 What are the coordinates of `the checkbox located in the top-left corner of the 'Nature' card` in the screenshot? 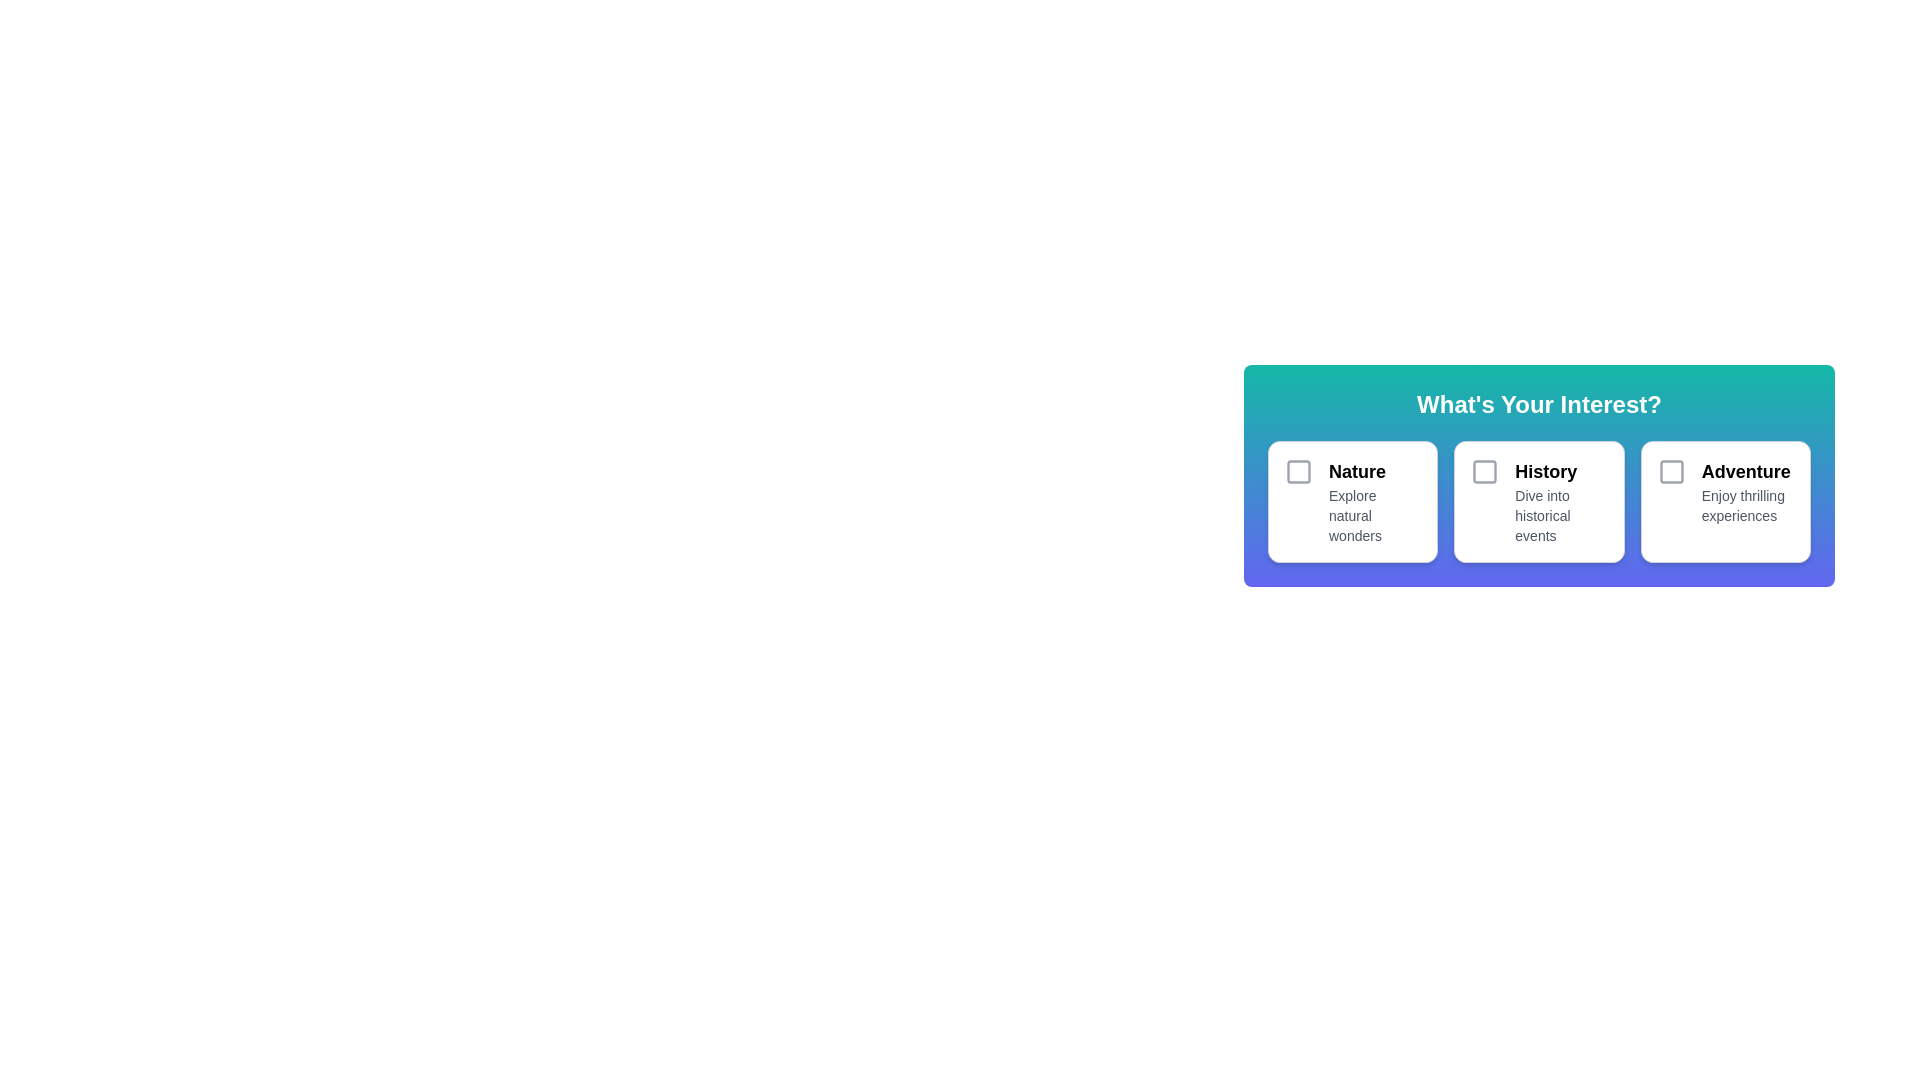 It's located at (1299, 471).